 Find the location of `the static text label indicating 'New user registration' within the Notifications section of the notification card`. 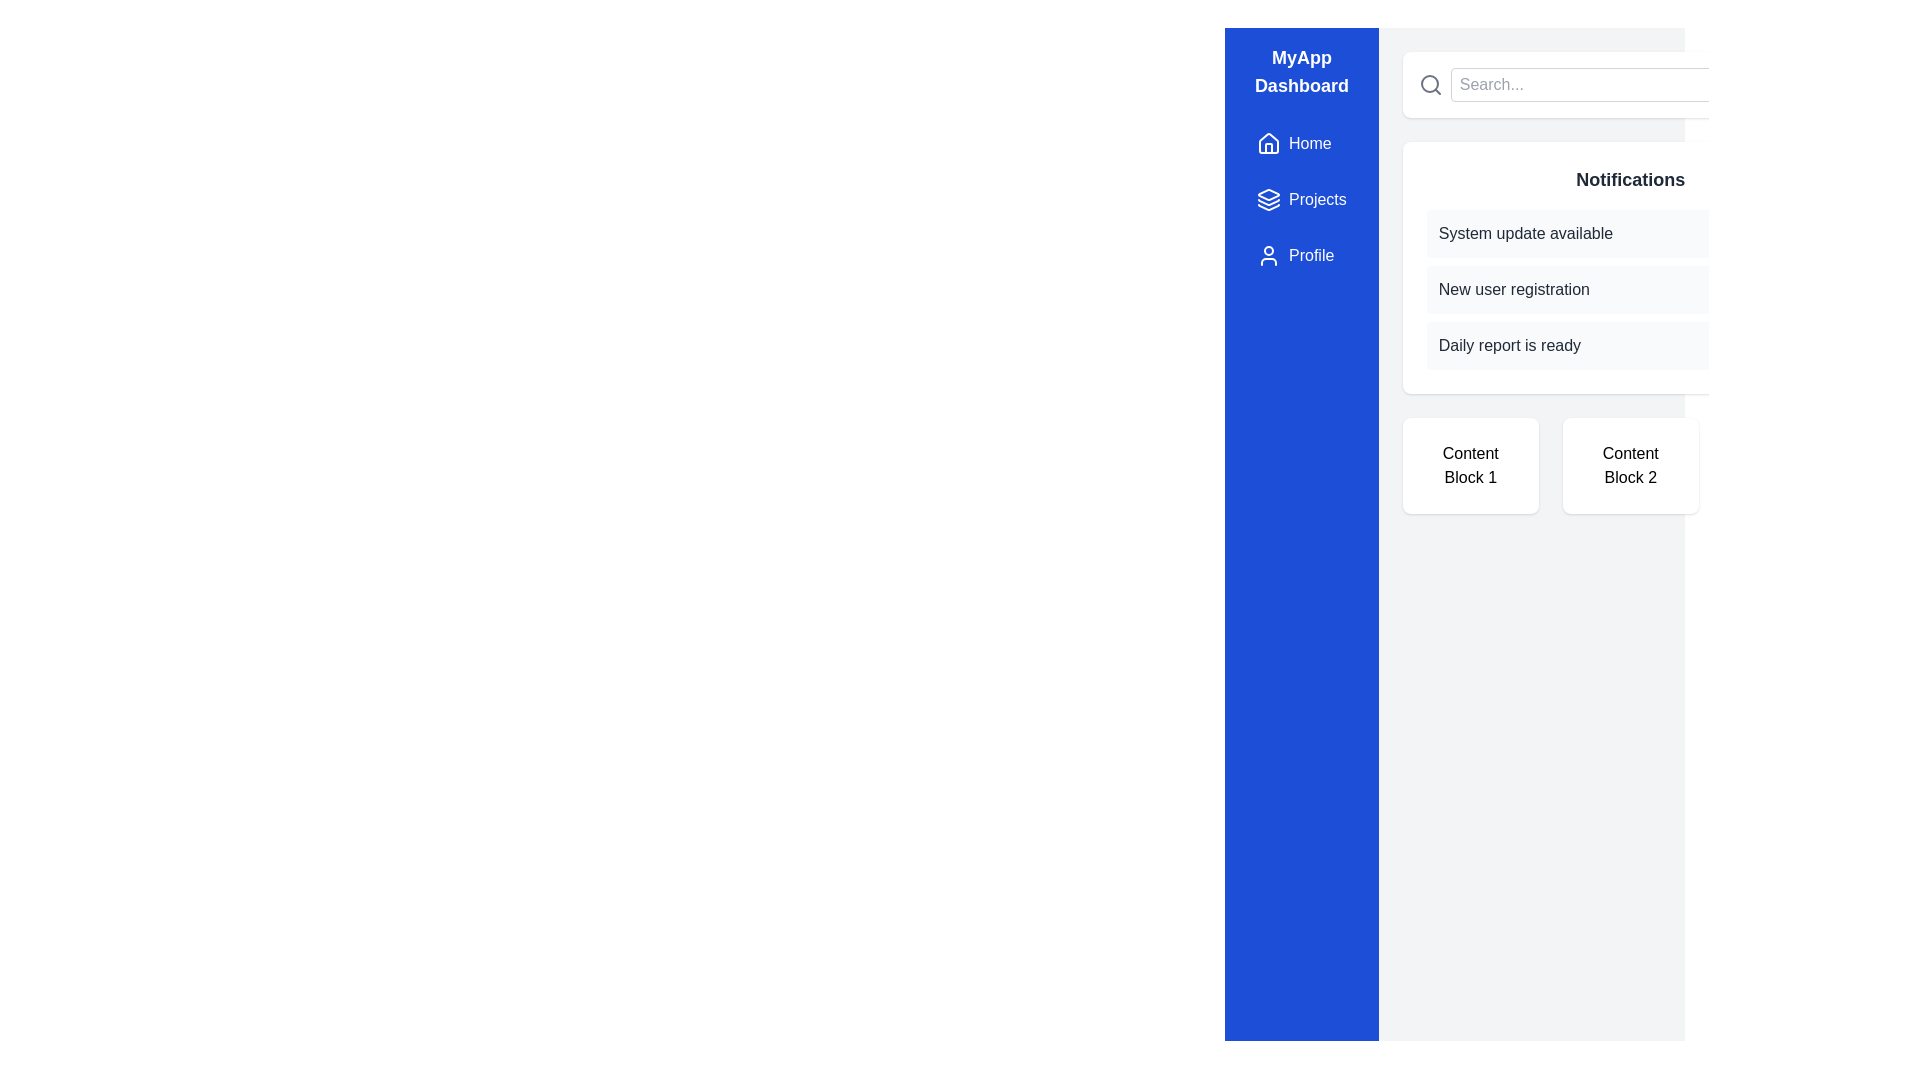

the static text label indicating 'New user registration' within the Notifications section of the notification card is located at coordinates (1514, 289).